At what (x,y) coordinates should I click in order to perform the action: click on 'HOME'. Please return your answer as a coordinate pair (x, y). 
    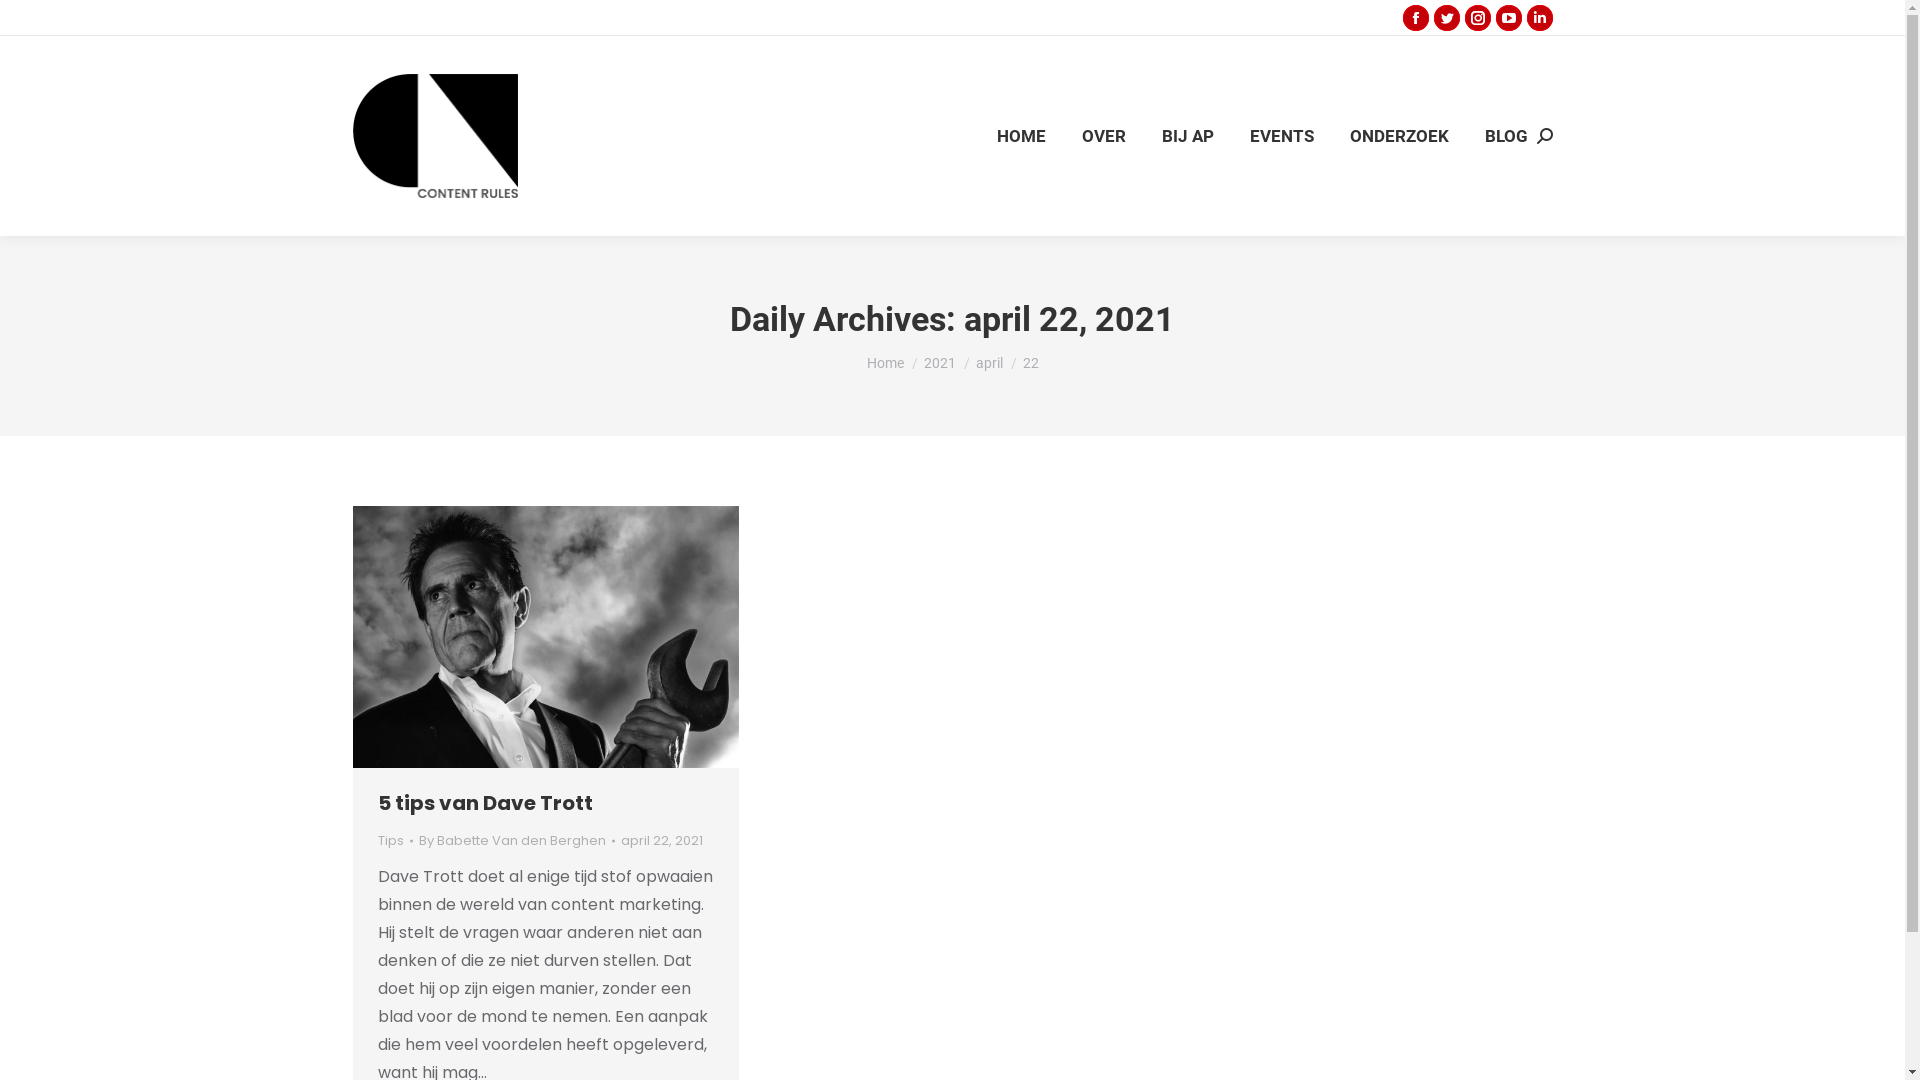
    Looking at the image, I should click on (1020, 135).